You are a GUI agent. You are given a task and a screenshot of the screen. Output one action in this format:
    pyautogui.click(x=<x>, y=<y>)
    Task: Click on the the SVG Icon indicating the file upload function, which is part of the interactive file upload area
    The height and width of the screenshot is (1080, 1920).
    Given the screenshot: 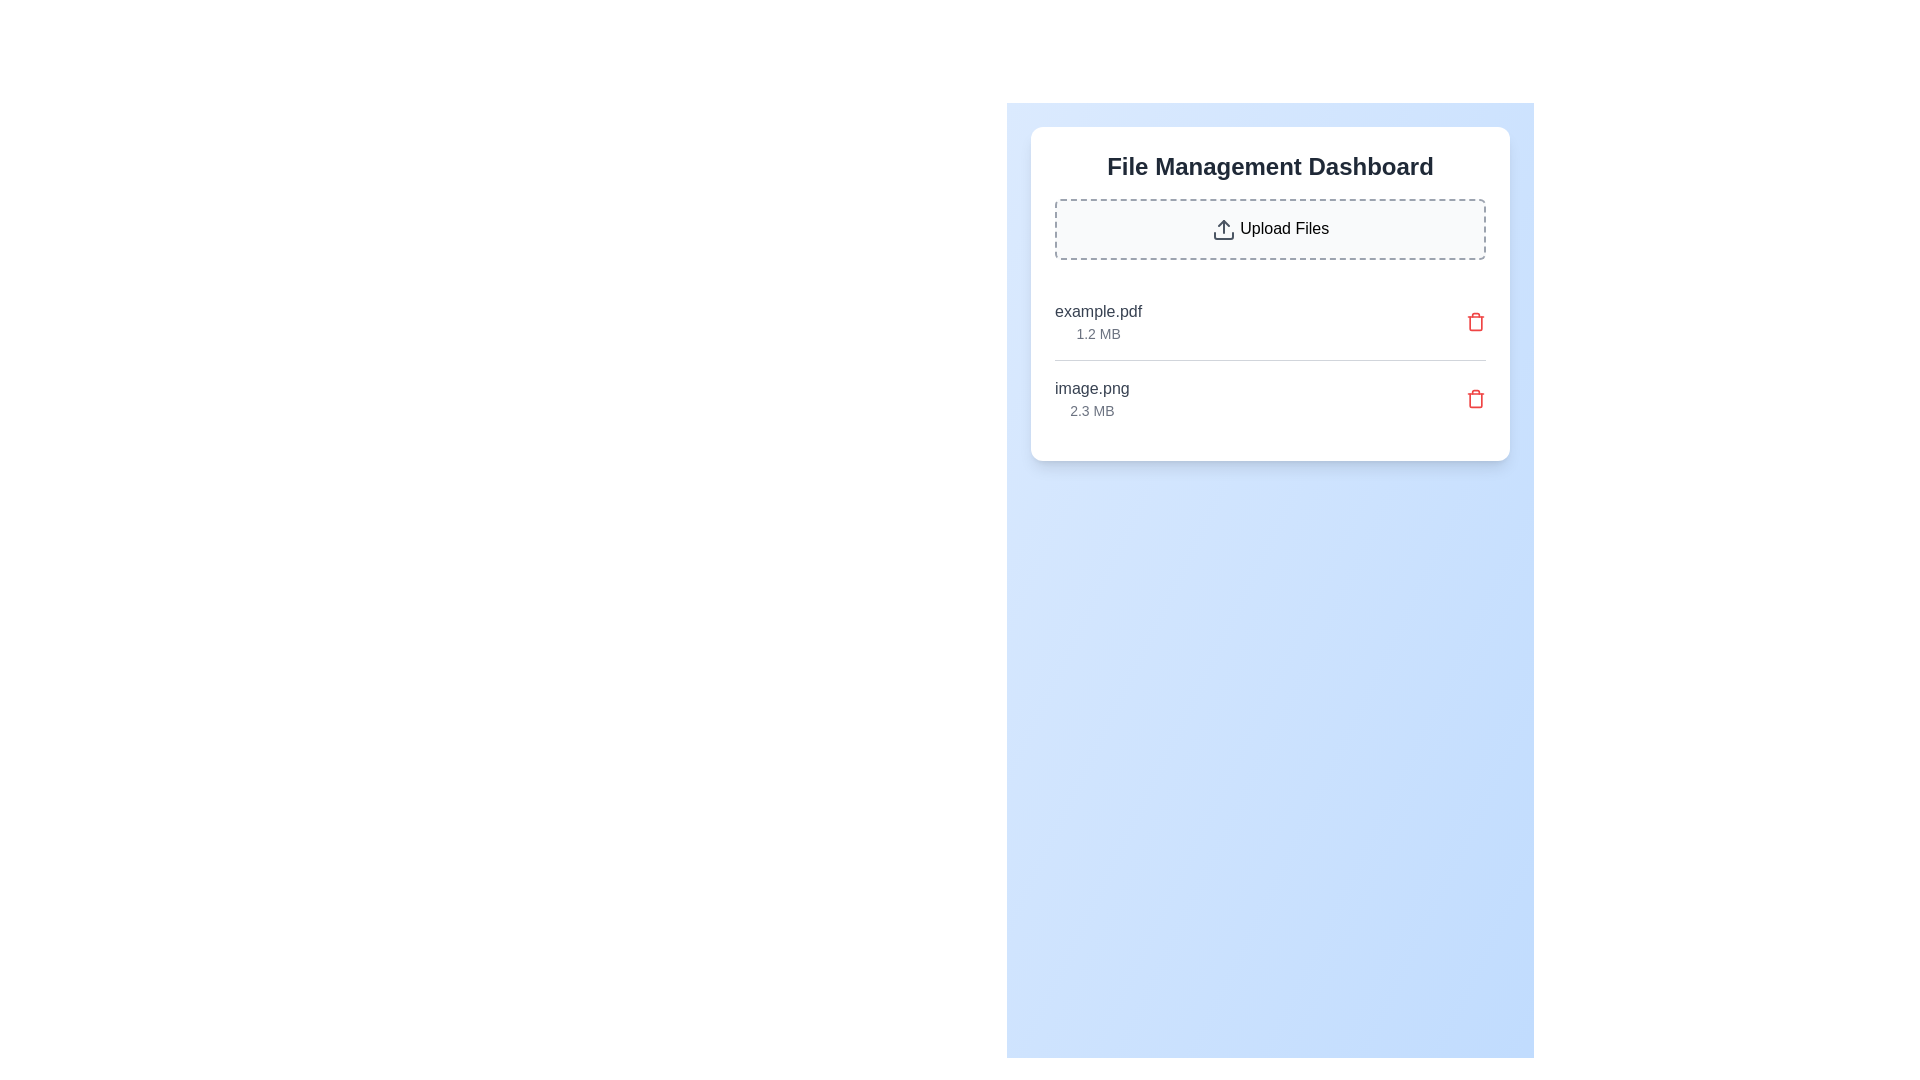 What is the action you would take?
    pyautogui.click(x=1222, y=228)
    